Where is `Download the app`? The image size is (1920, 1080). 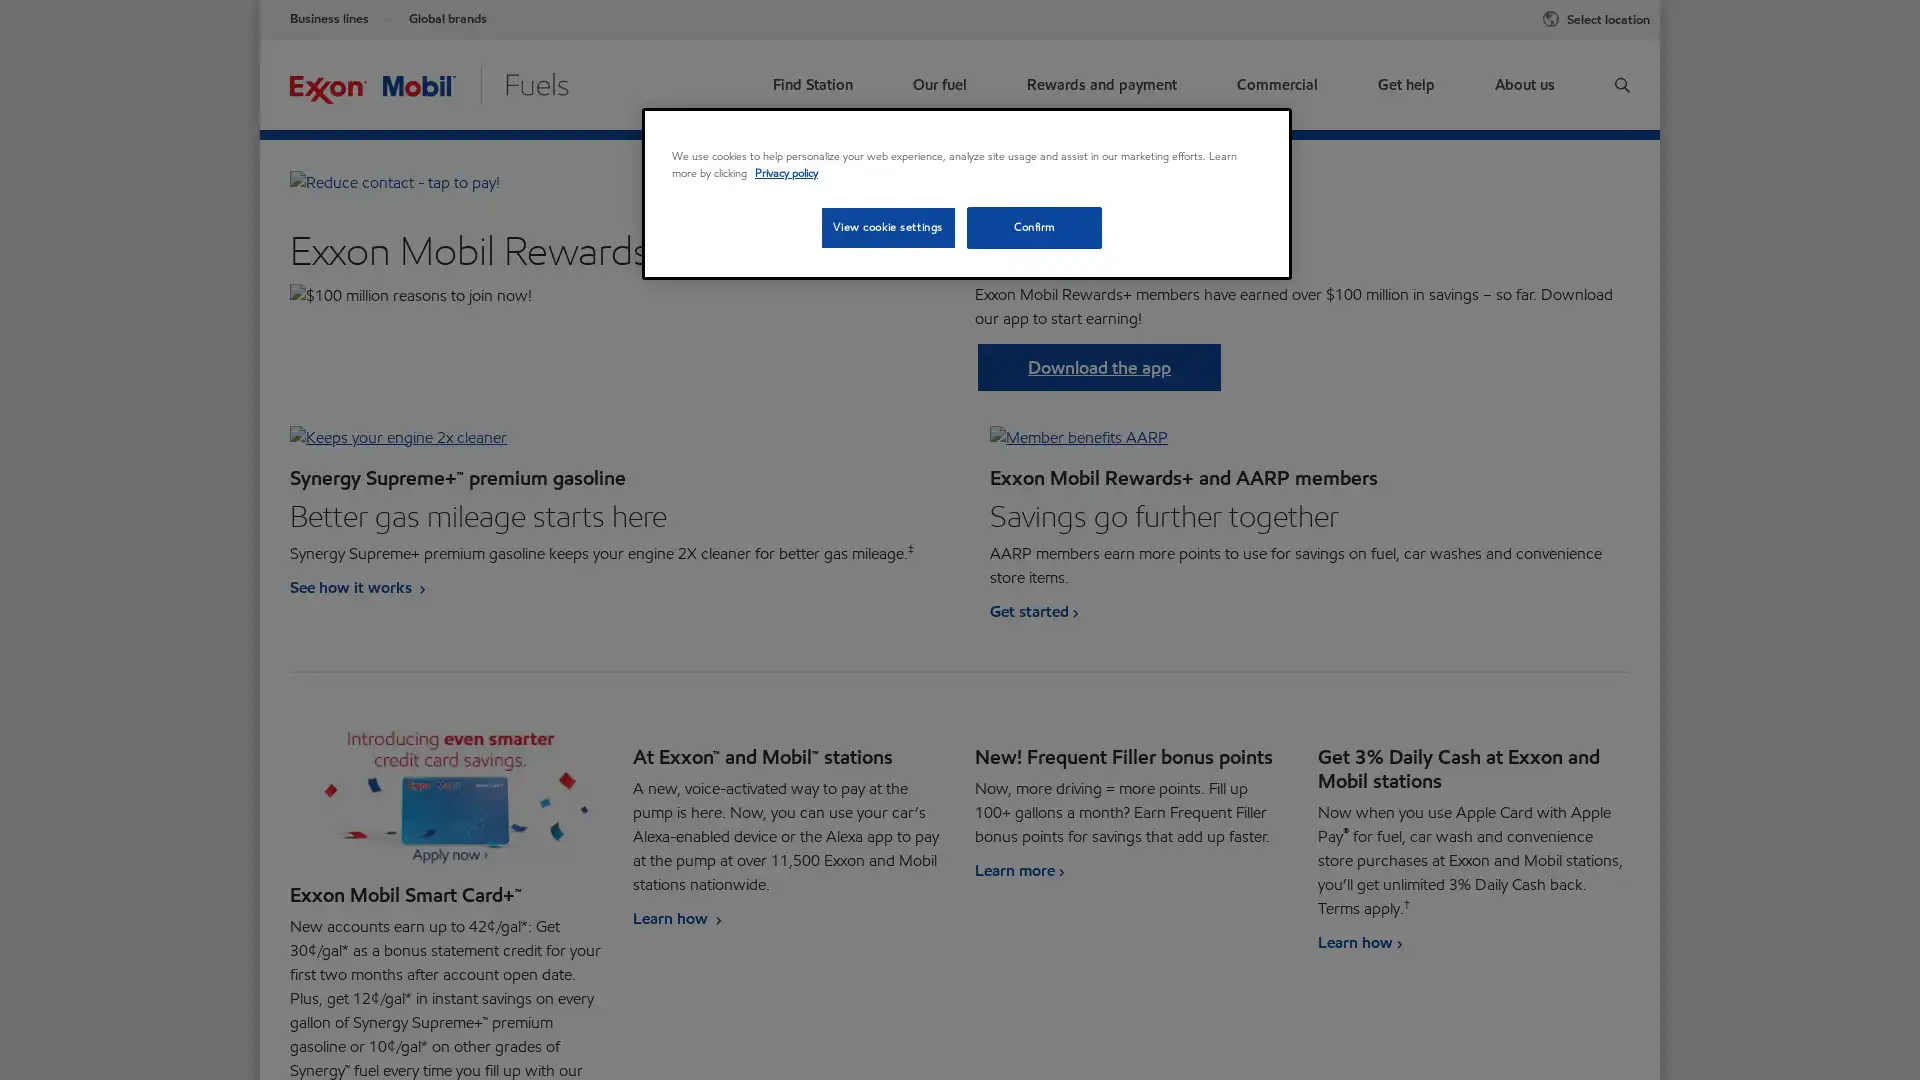 Download the app is located at coordinates (1098, 421).